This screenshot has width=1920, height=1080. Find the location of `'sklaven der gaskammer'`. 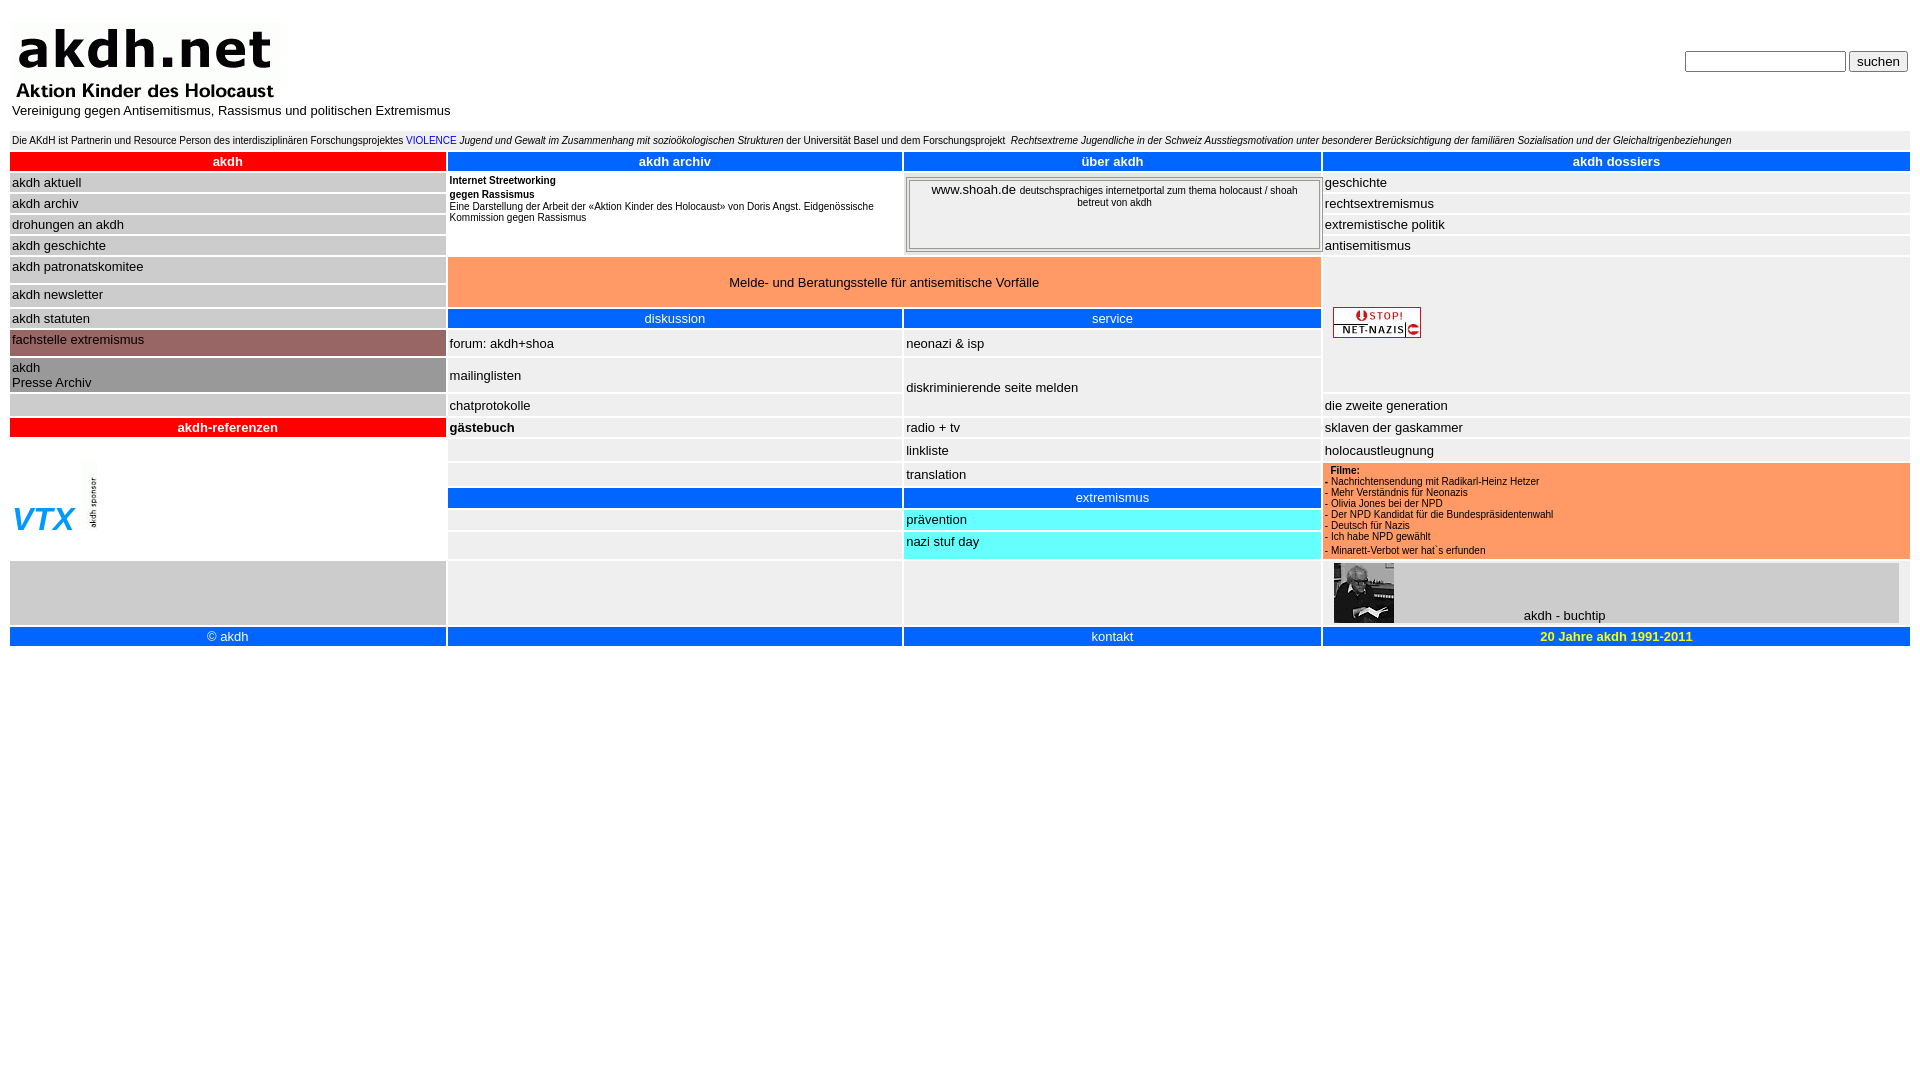

'sklaven der gaskammer' is located at coordinates (1324, 426).